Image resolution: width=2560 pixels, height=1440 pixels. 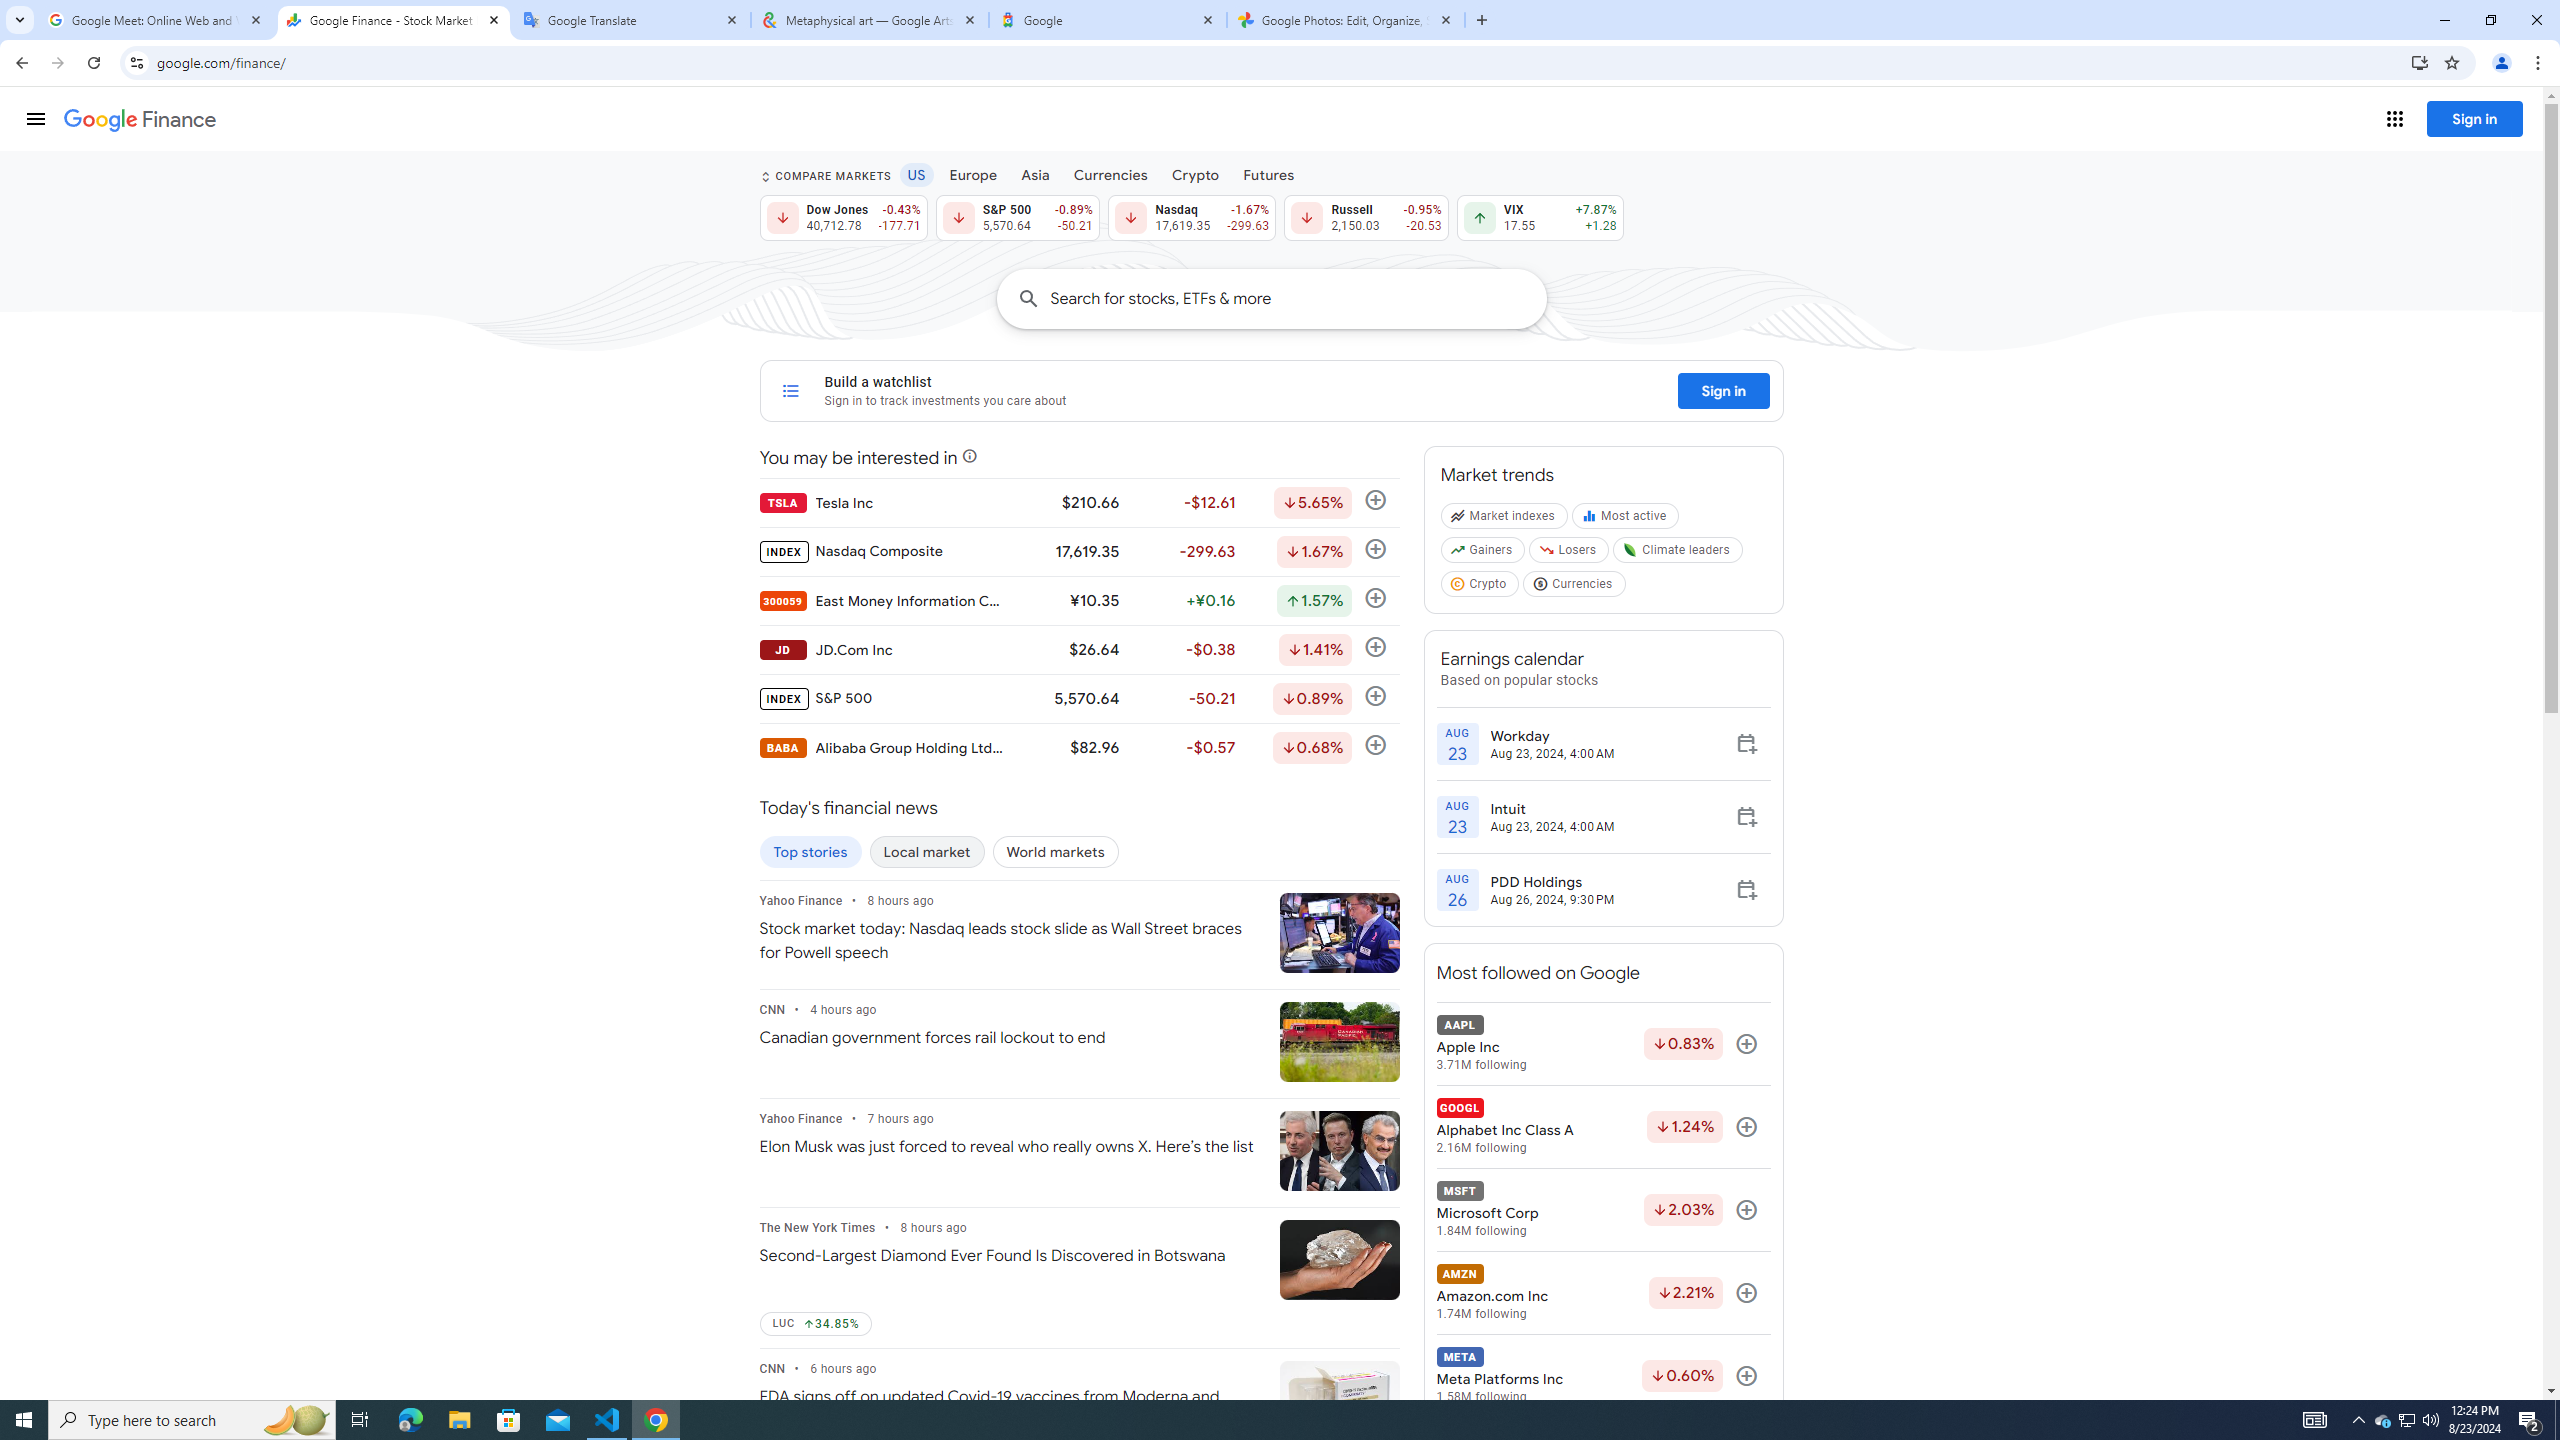 What do you see at coordinates (1504, 518) in the screenshot?
I see `'Market indexes'` at bounding box center [1504, 518].